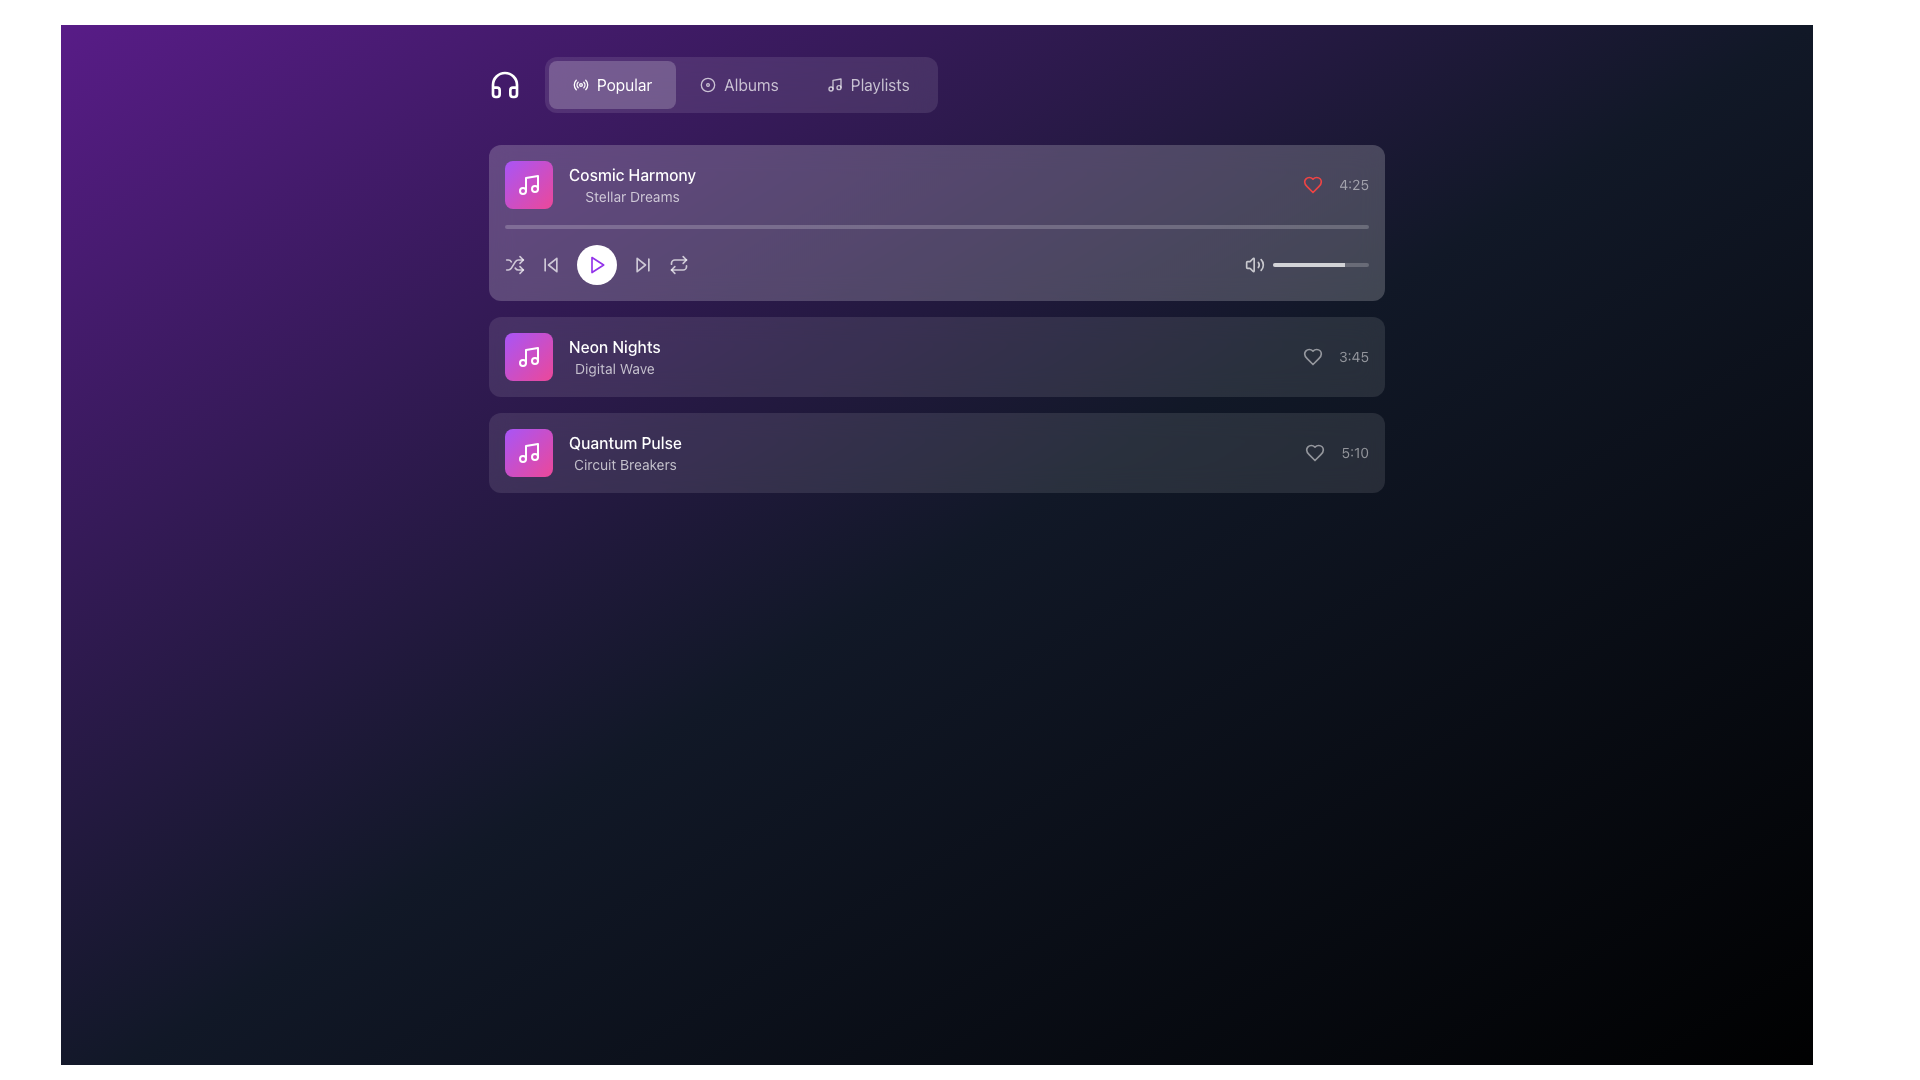 The width and height of the screenshot is (1920, 1080). Describe the element at coordinates (613, 356) in the screenshot. I see `the text label that represents the second entry in a vertical list of music items, positioned between 'Cosmic Harmony' and 'Quantum Pulse'` at that location.